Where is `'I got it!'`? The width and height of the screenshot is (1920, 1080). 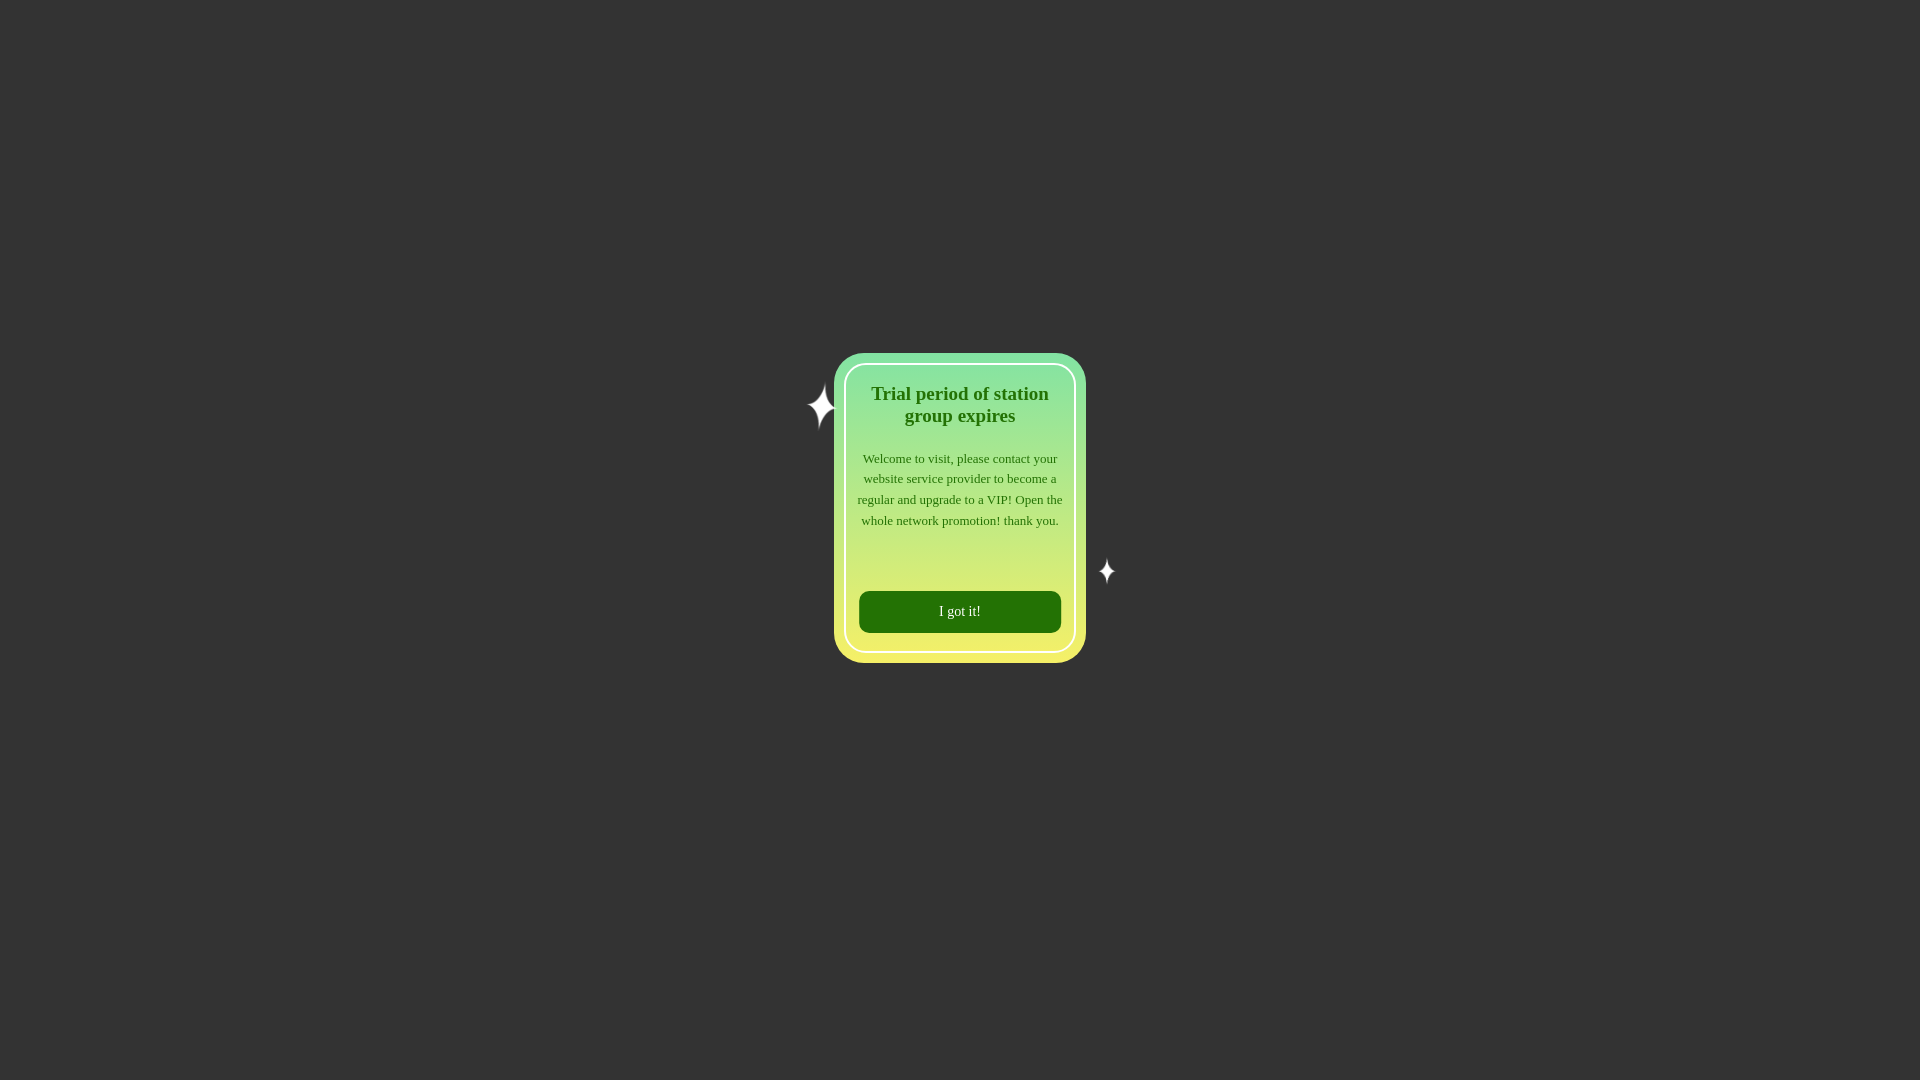 'I got it!' is located at coordinates (960, 611).